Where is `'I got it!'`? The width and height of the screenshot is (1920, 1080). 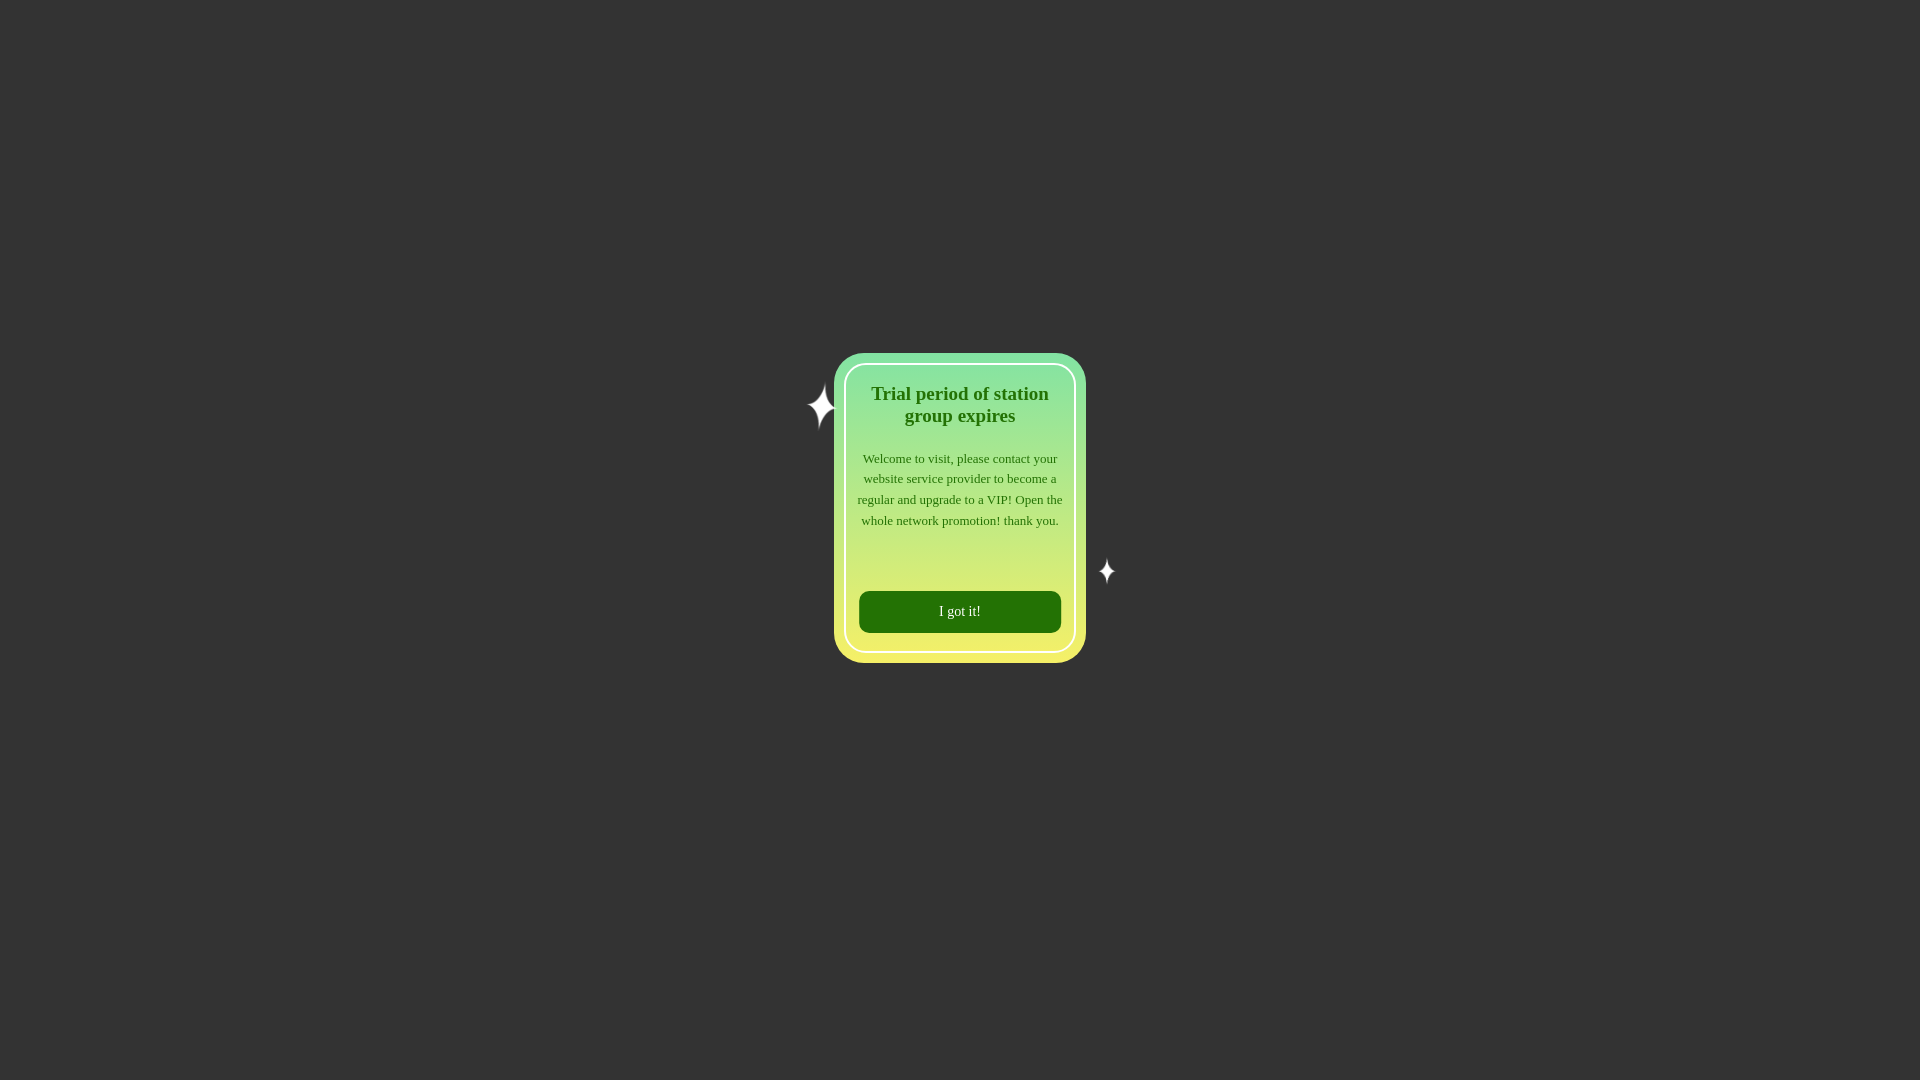 'I got it!' is located at coordinates (960, 611).